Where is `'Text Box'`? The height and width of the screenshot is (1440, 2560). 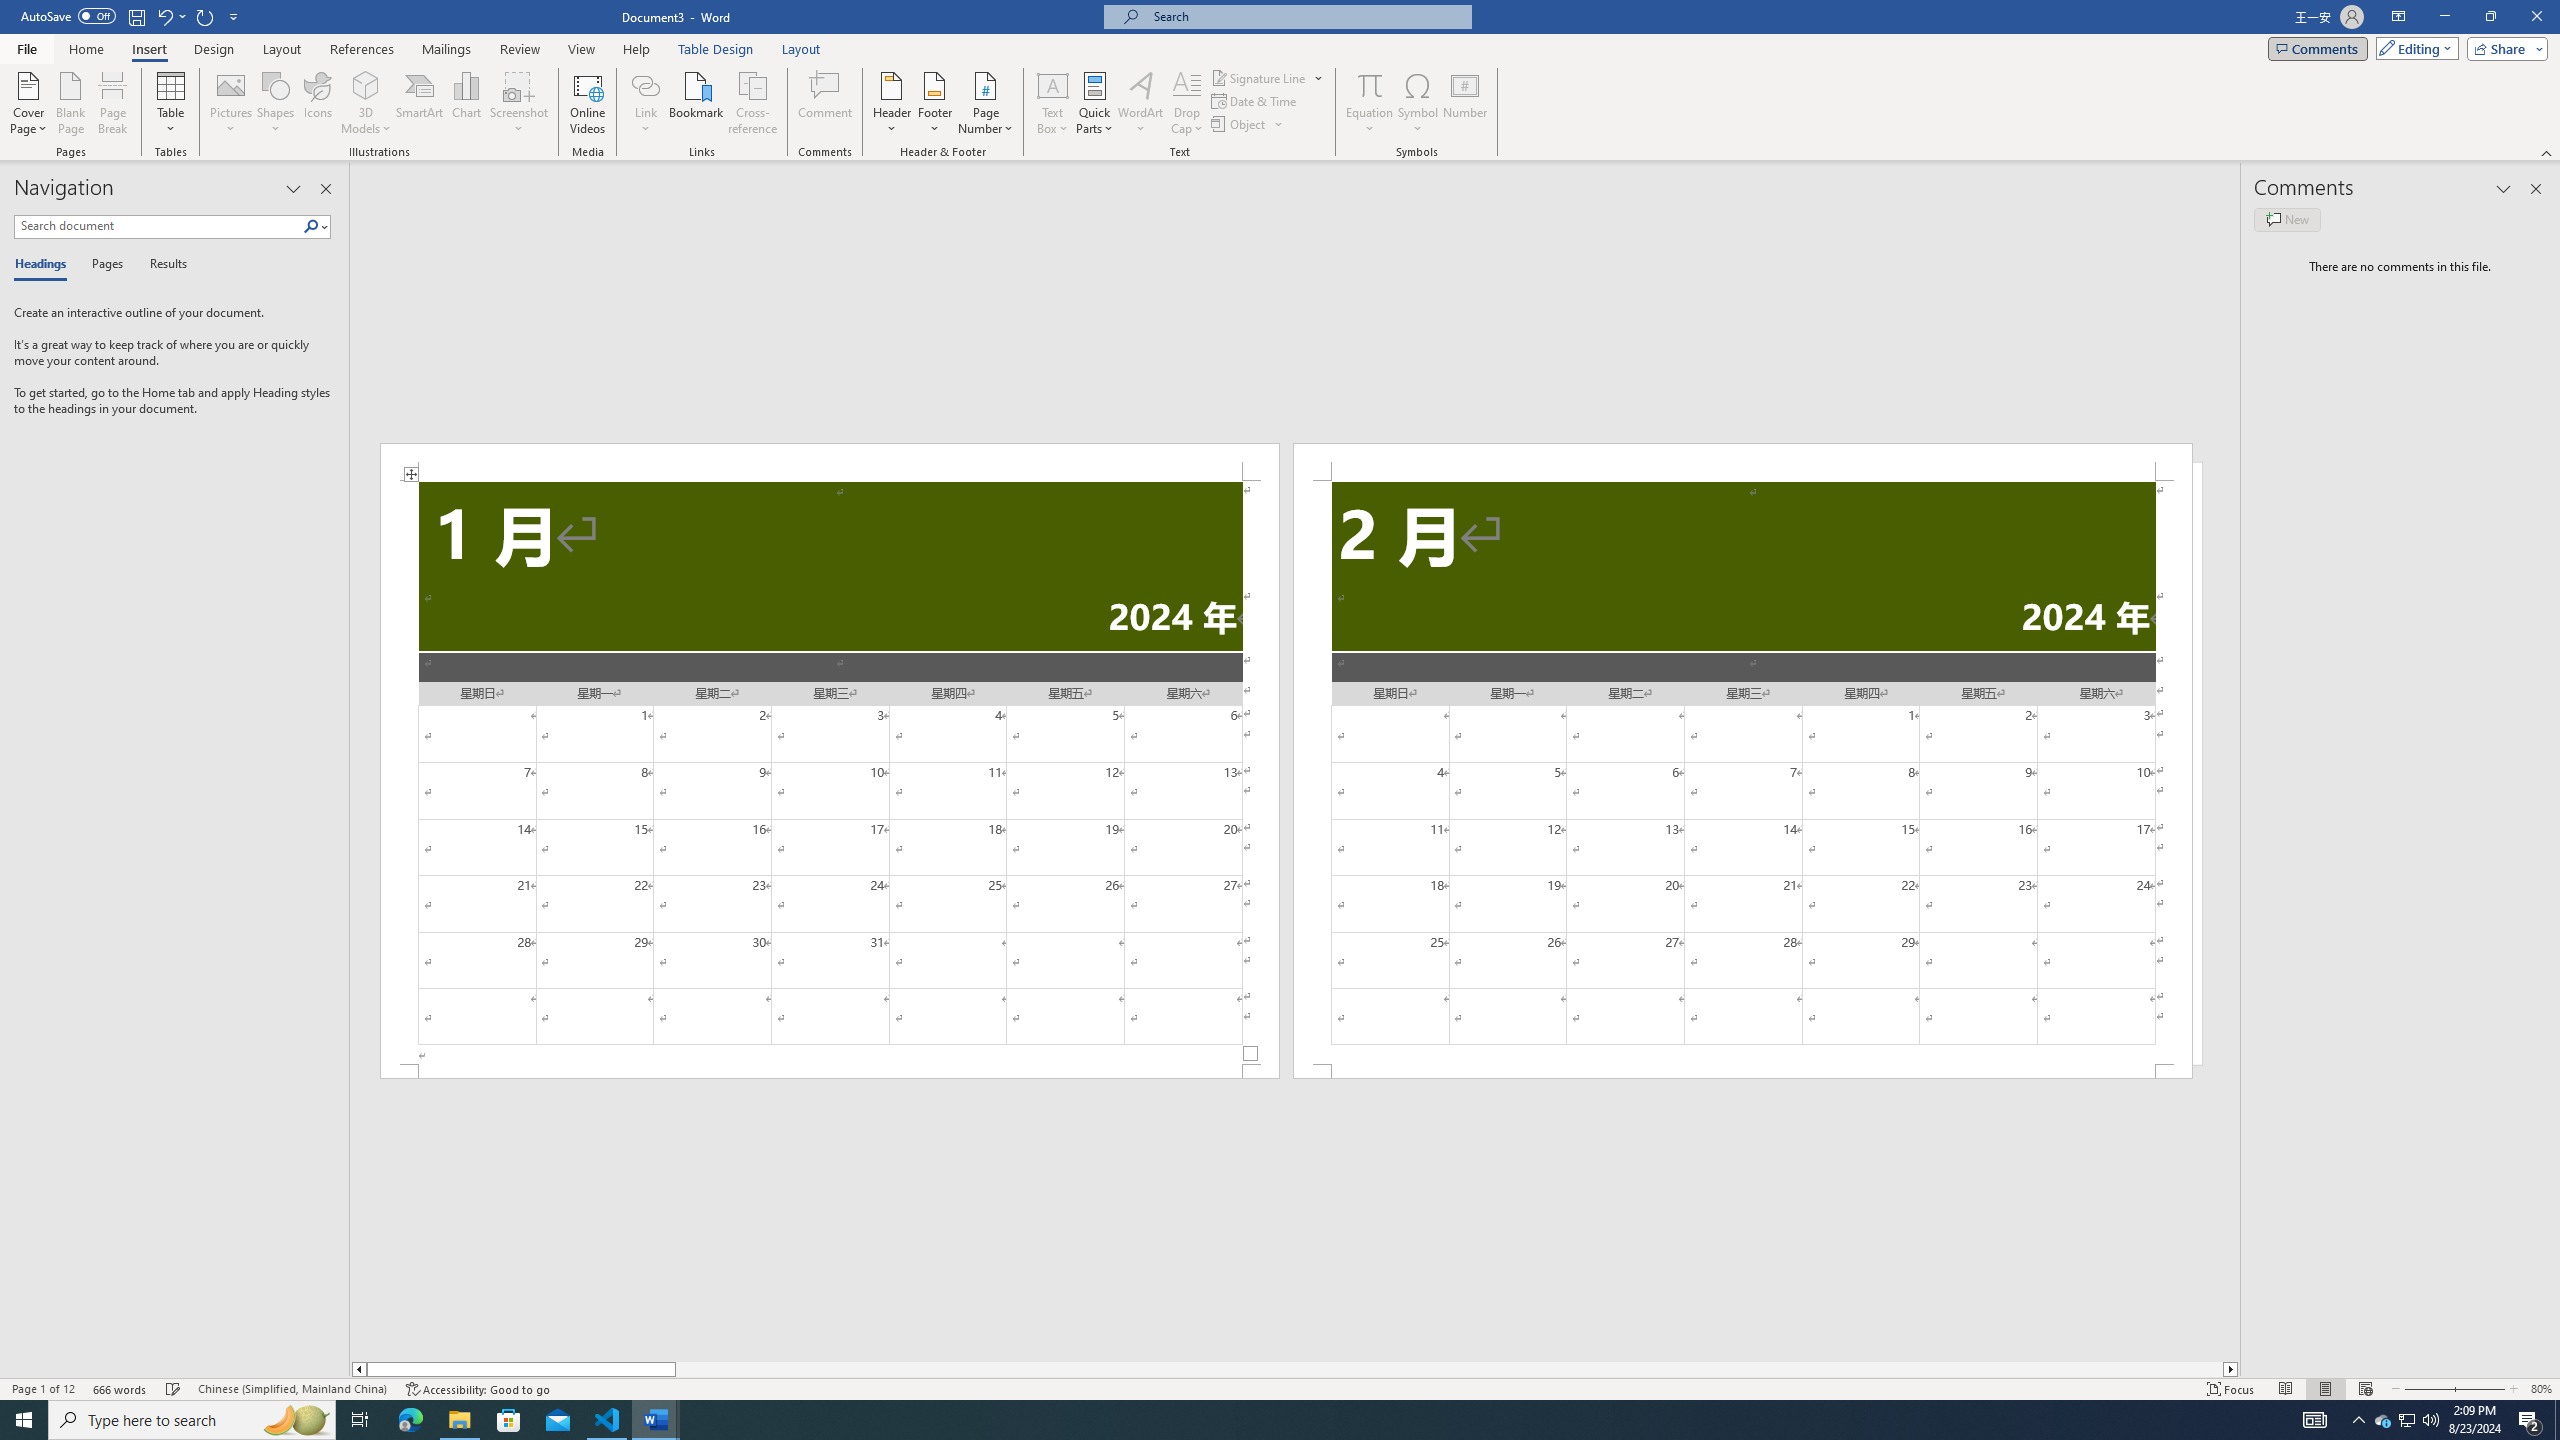
'Text Box' is located at coordinates (1052, 103).